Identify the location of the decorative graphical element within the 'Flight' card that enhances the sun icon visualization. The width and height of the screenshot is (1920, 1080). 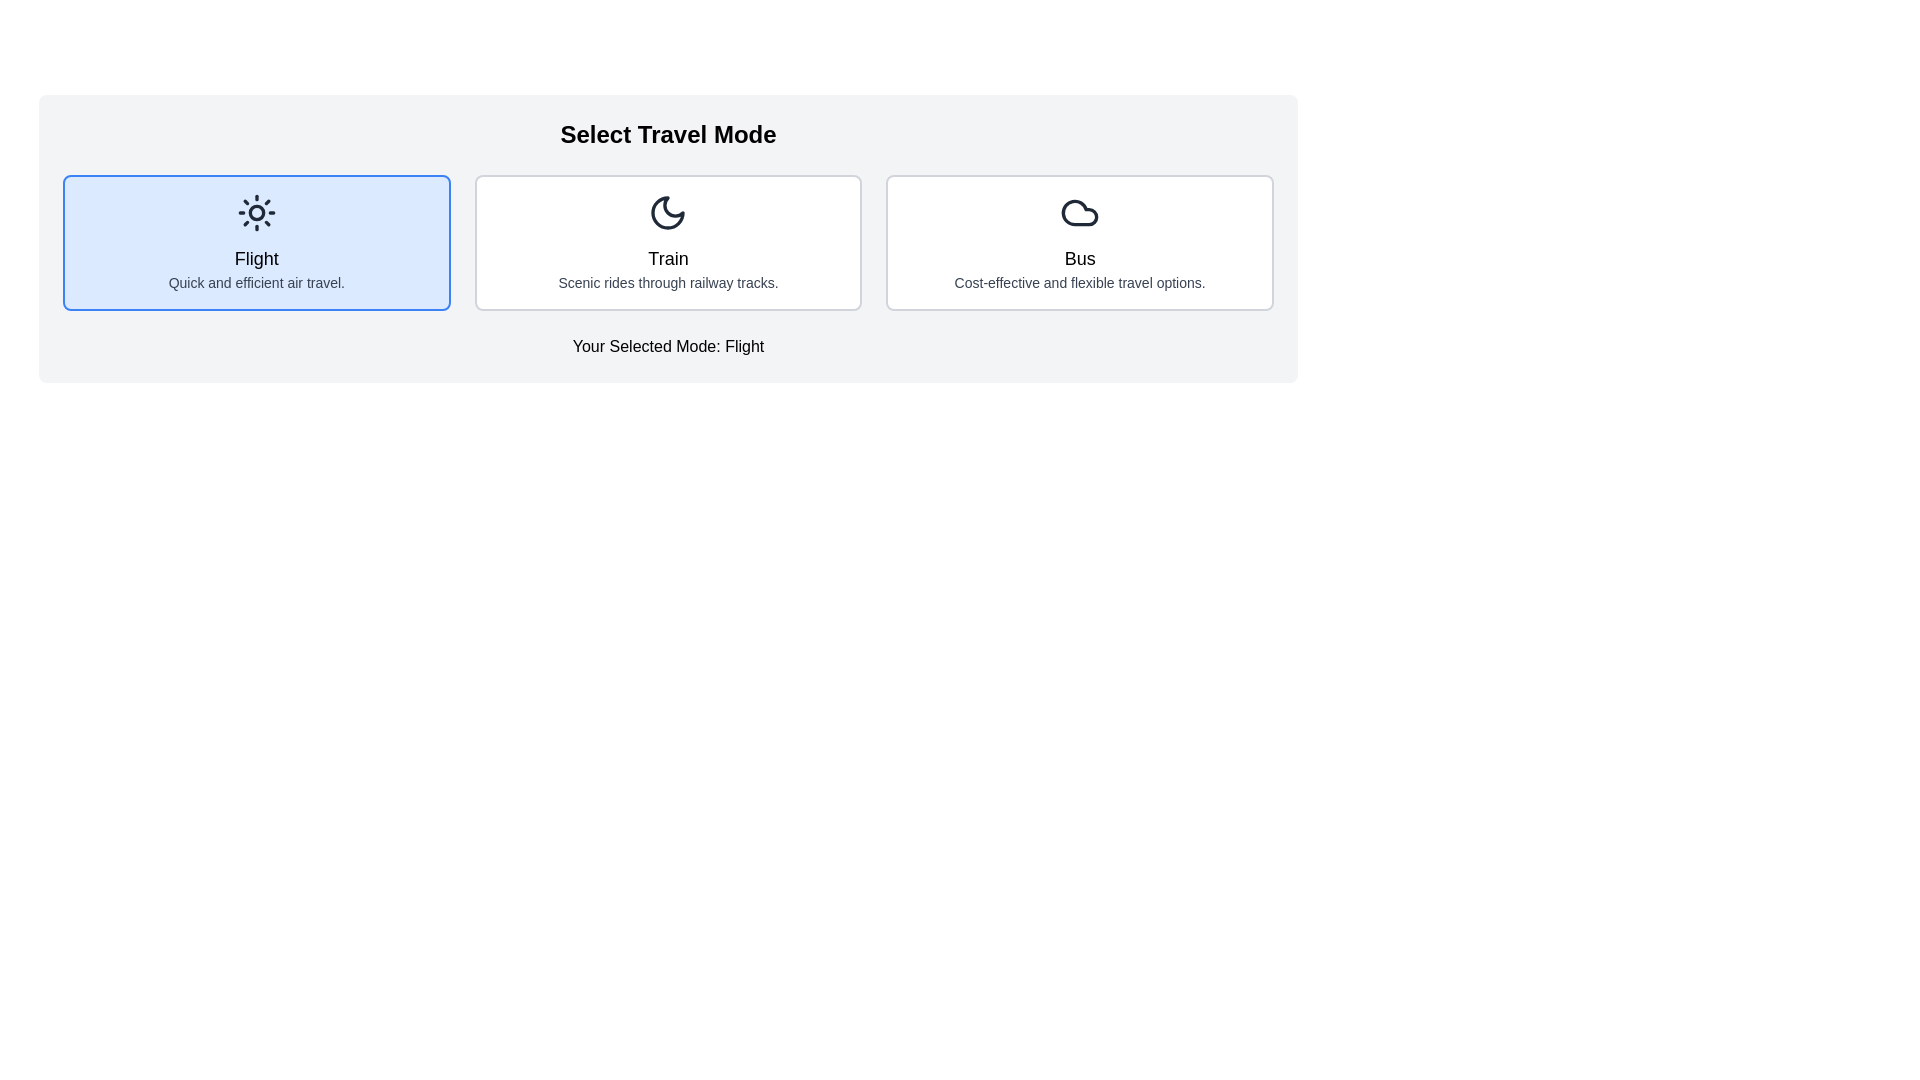
(255, 212).